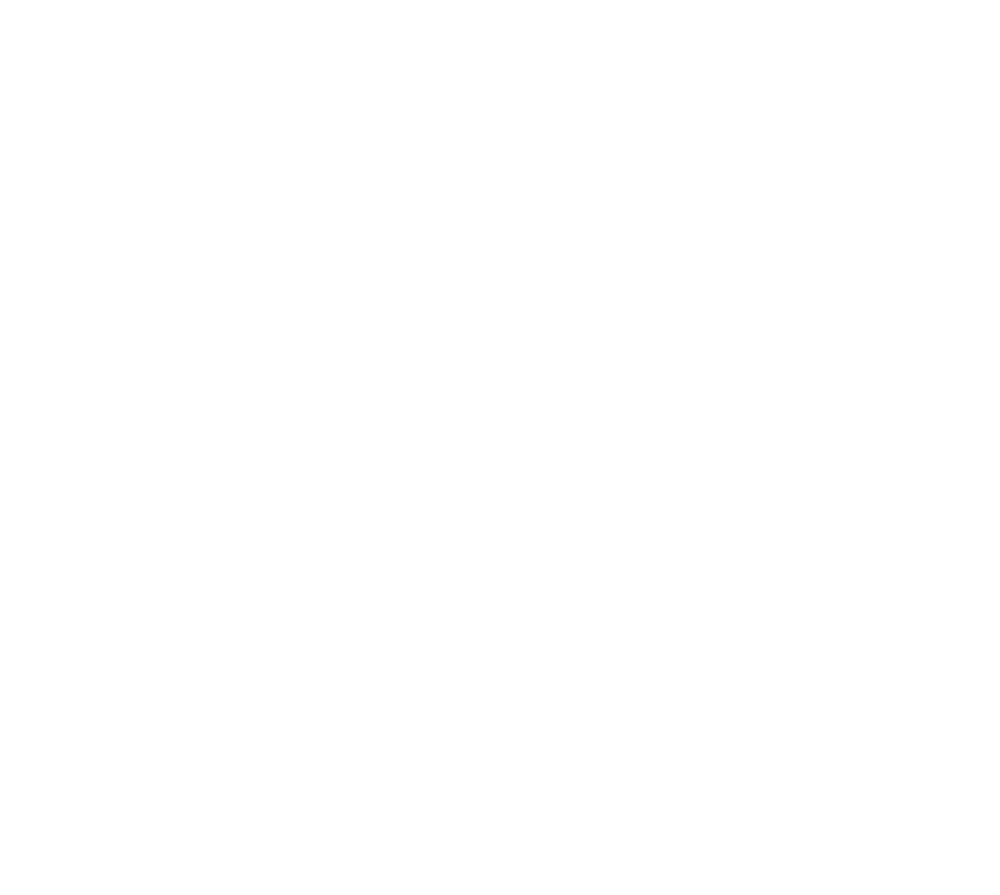 This screenshot has width=1000, height=895. What do you see at coordinates (719, 680) in the screenshot?
I see `'MTA'` at bounding box center [719, 680].